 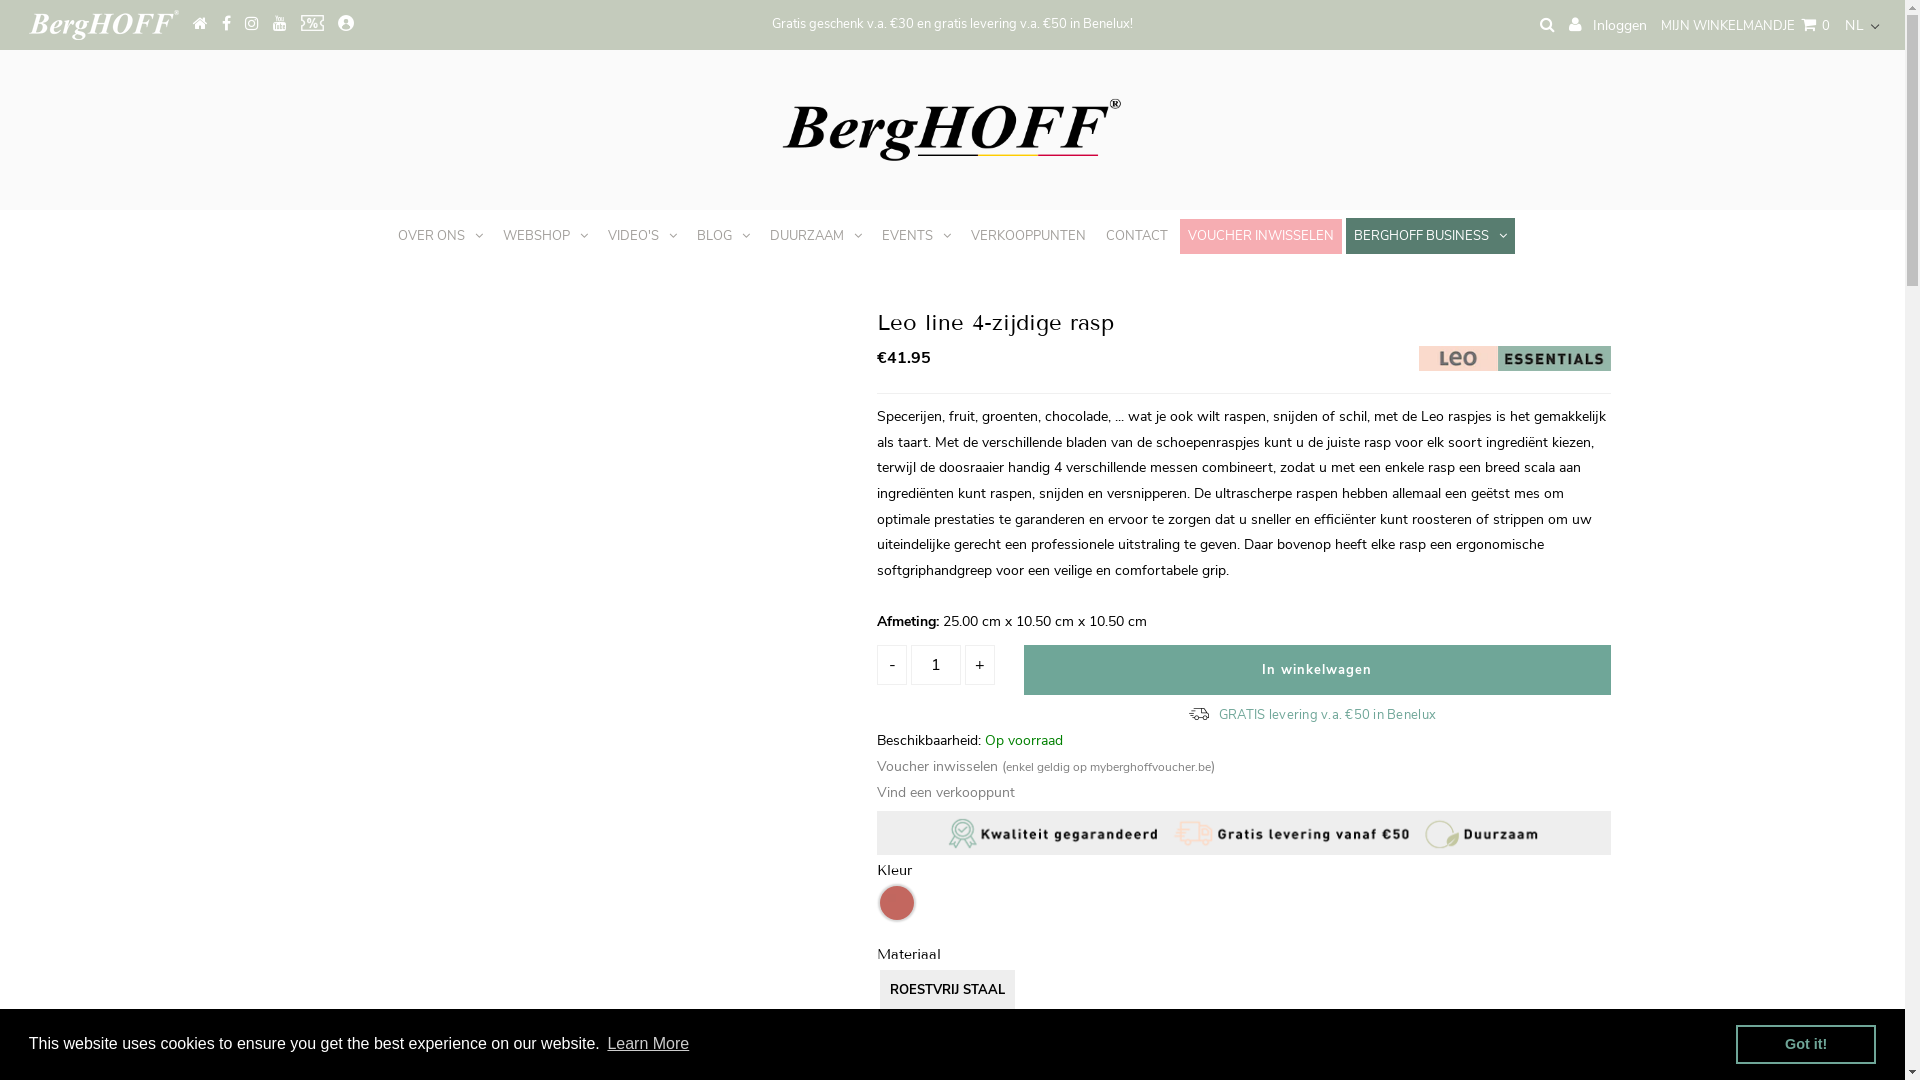 I want to click on 'BERGHOFF BUSINESS', so click(x=1345, y=234).